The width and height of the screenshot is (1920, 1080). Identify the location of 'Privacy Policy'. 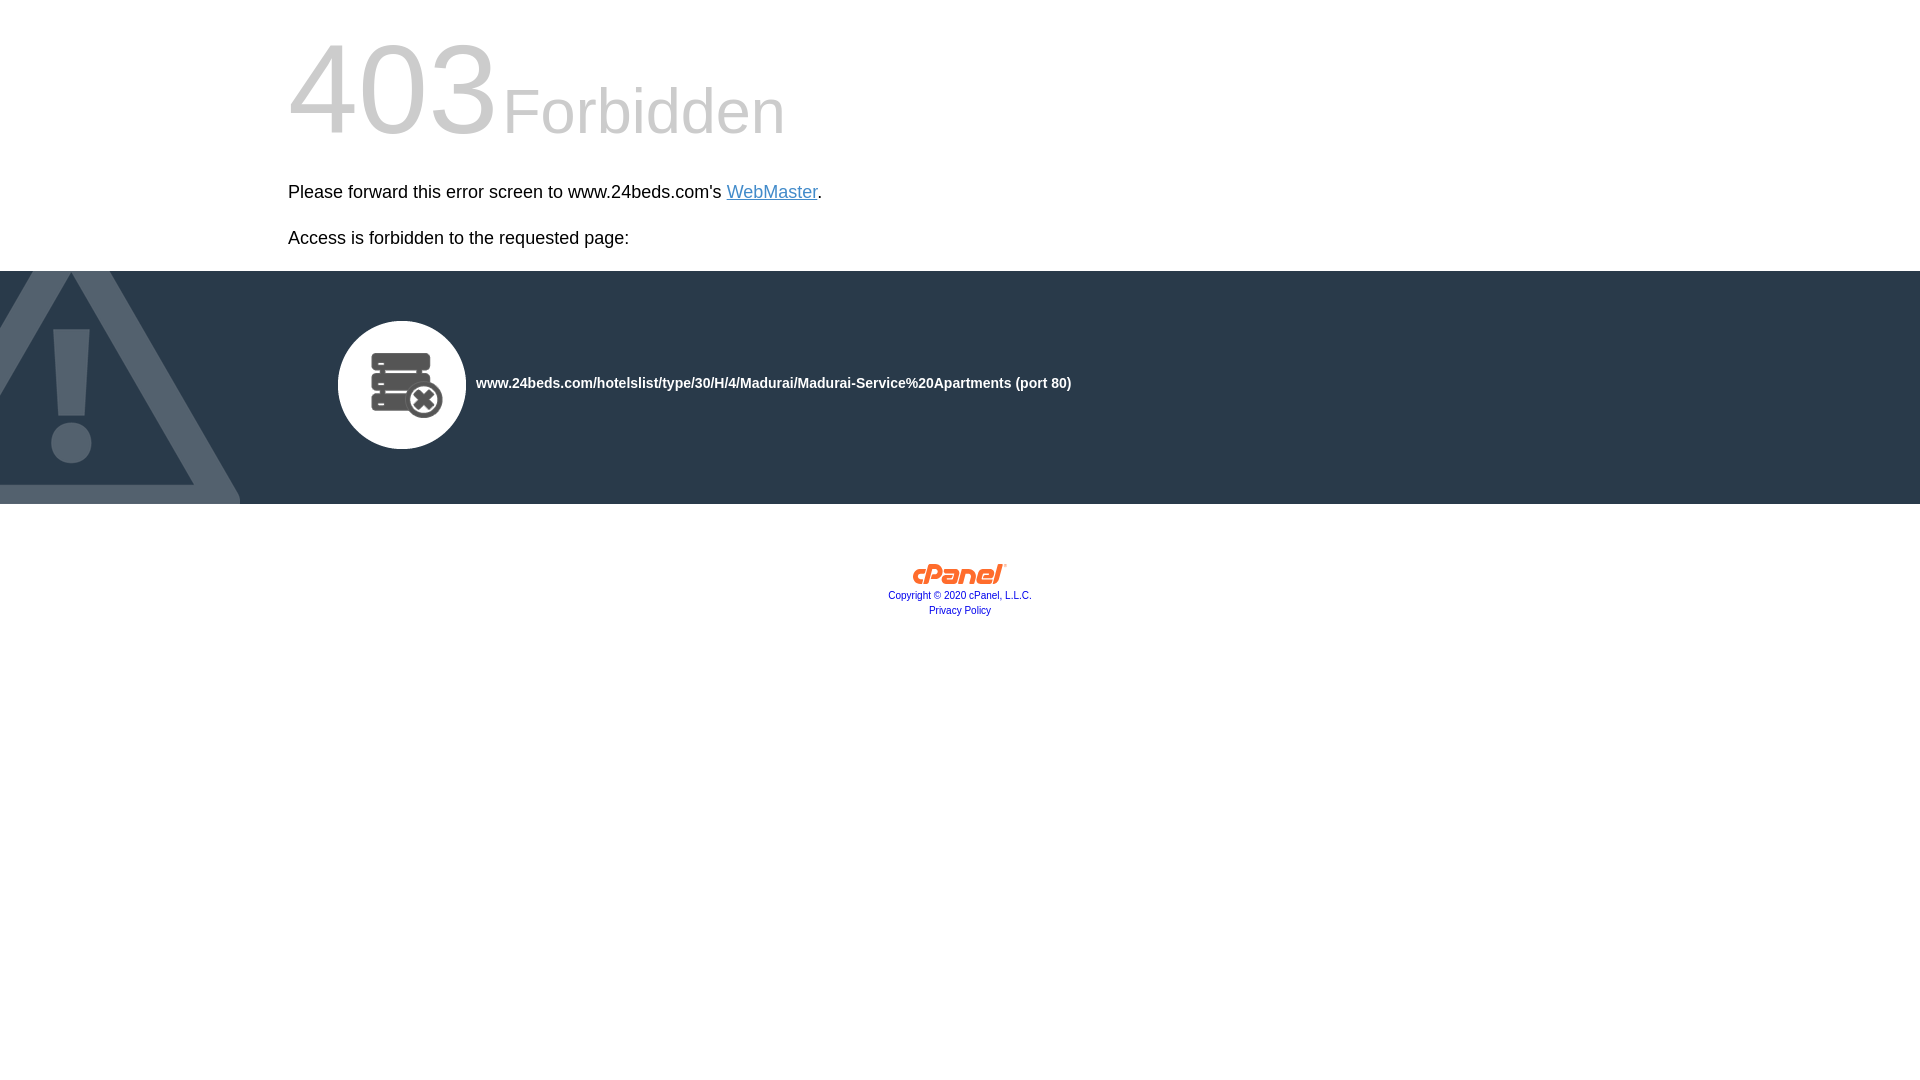
(960, 609).